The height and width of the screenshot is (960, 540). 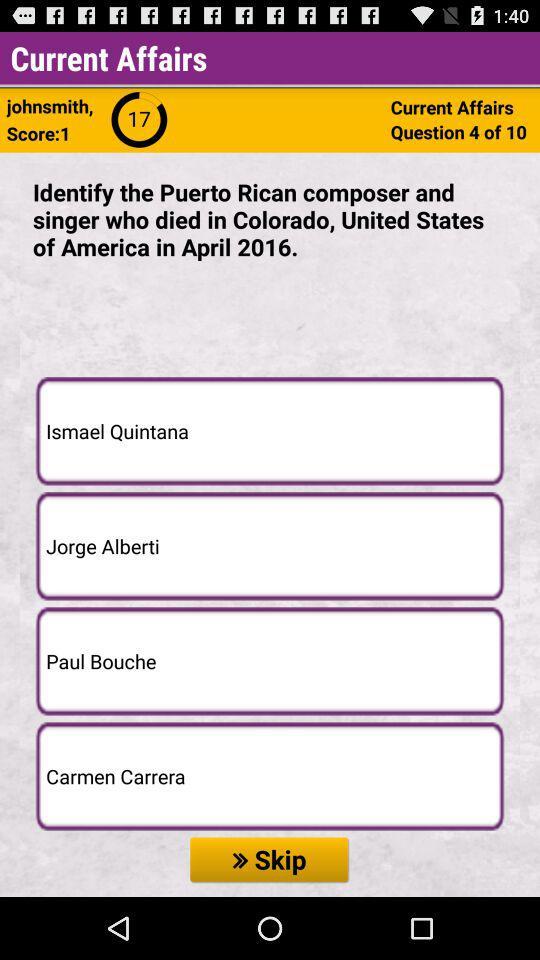 I want to click on the icon above jorge alberti button, so click(x=270, y=431).